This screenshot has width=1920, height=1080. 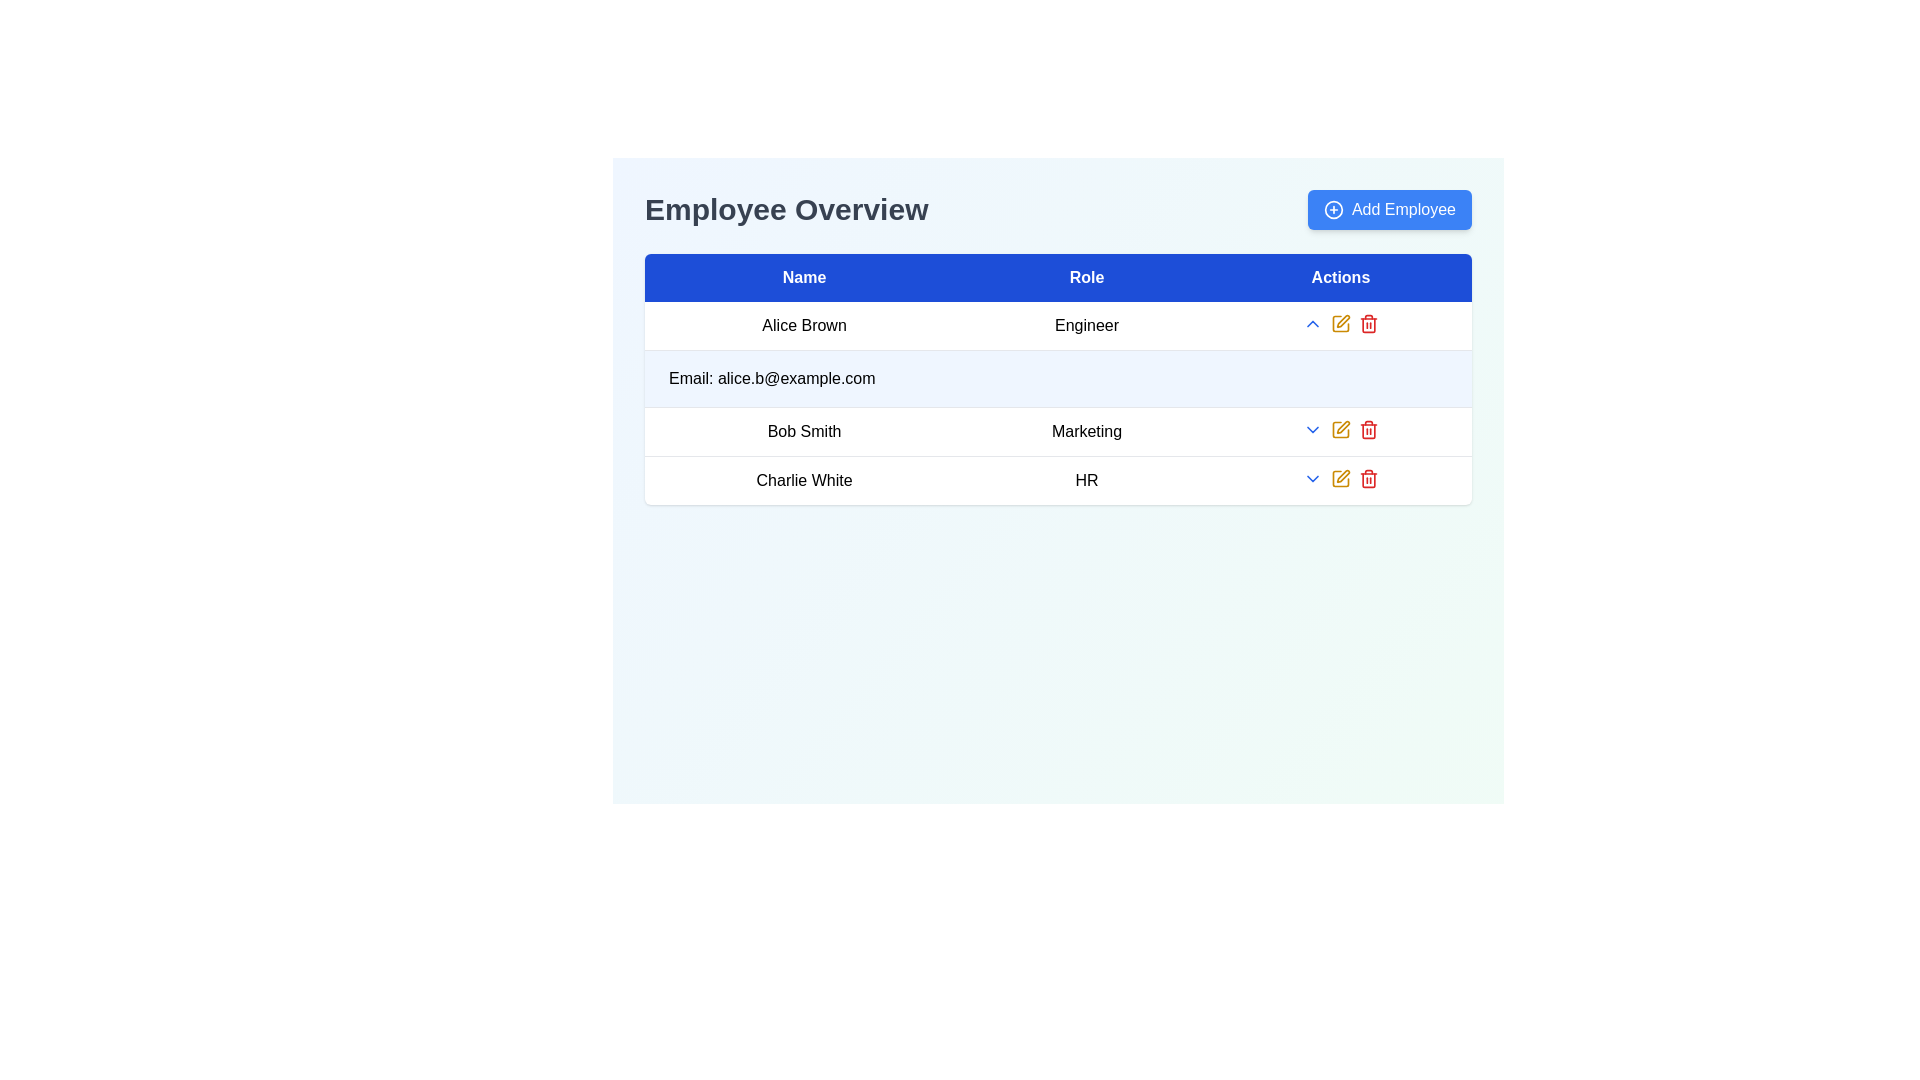 I want to click on the label displaying the job title 'Engineer' located in the second column of the first row under the 'Employee Overview' section, directly to the right of 'Alice Brown', so click(x=1057, y=325).